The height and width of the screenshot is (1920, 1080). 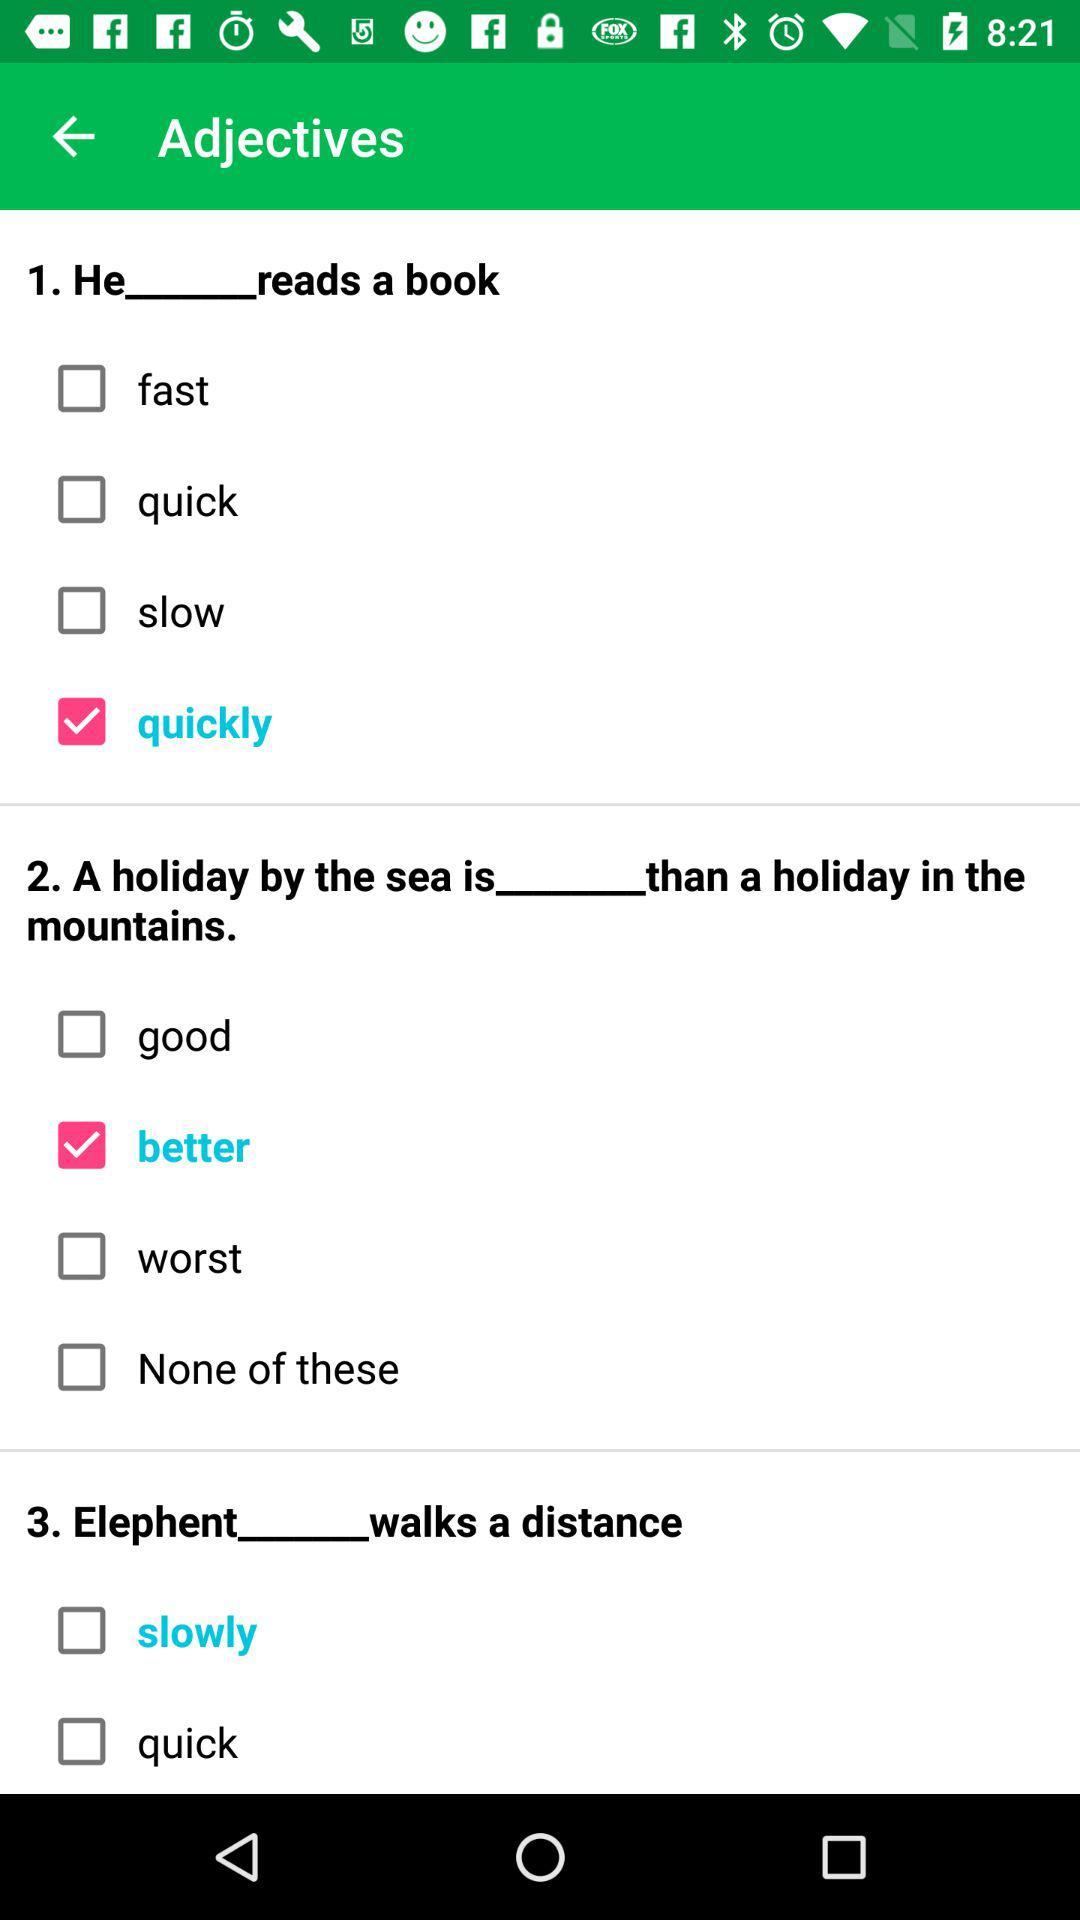 I want to click on item below better icon, so click(x=587, y=1255).